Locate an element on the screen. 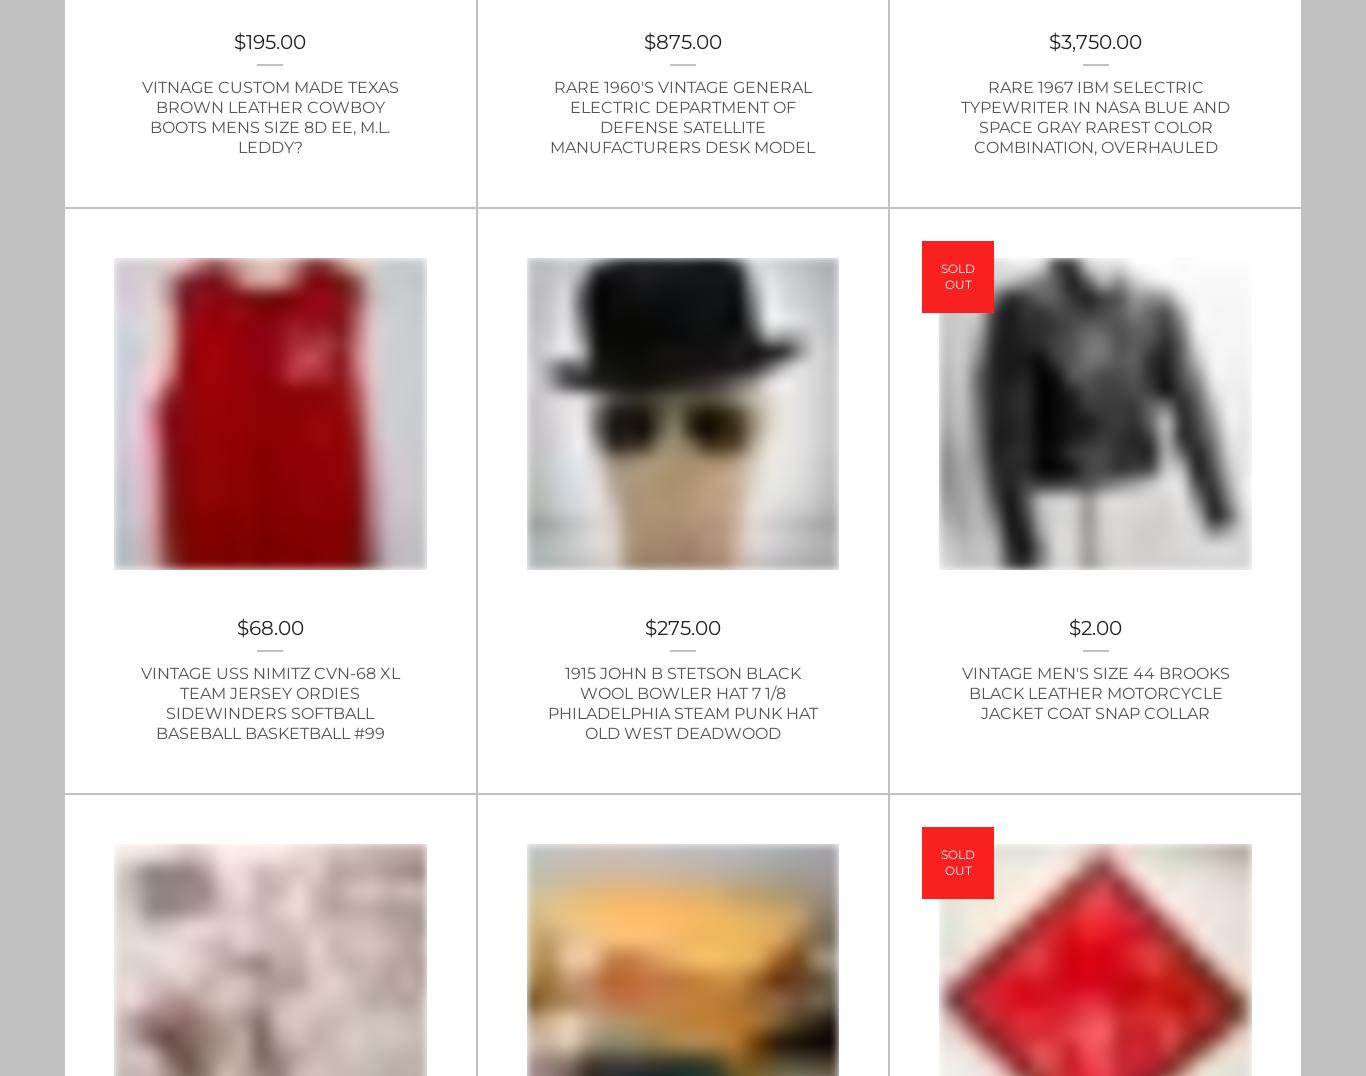 This screenshot has height=1076, width=1366. 'Vintage Men's size 44 Brooks Black Leather Motorcycle Jacket Coat Snap Collar' is located at coordinates (1093, 693).